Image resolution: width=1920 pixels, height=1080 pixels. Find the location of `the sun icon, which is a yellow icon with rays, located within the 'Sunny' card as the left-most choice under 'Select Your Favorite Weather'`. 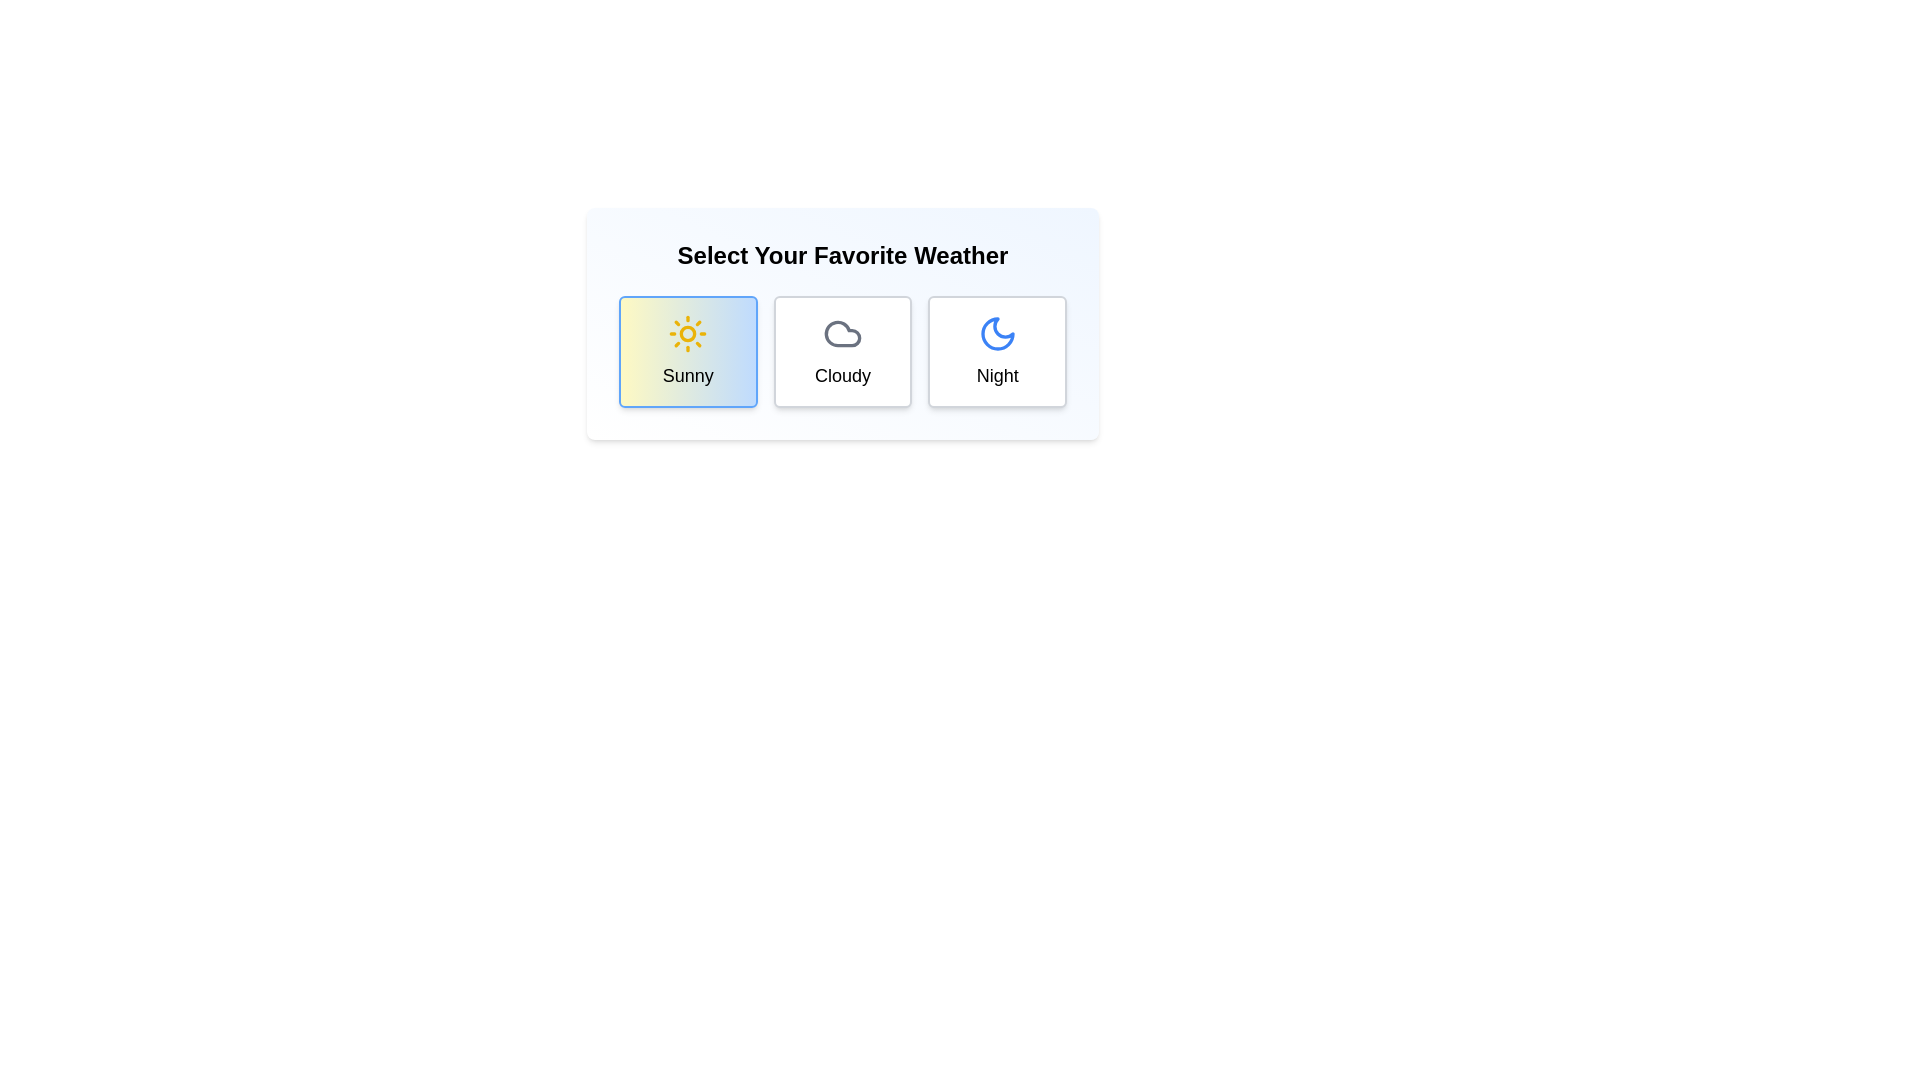

the sun icon, which is a yellow icon with rays, located within the 'Sunny' card as the left-most choice under 'Select Your Favorite Weather' is located at coordinates (688, 333).